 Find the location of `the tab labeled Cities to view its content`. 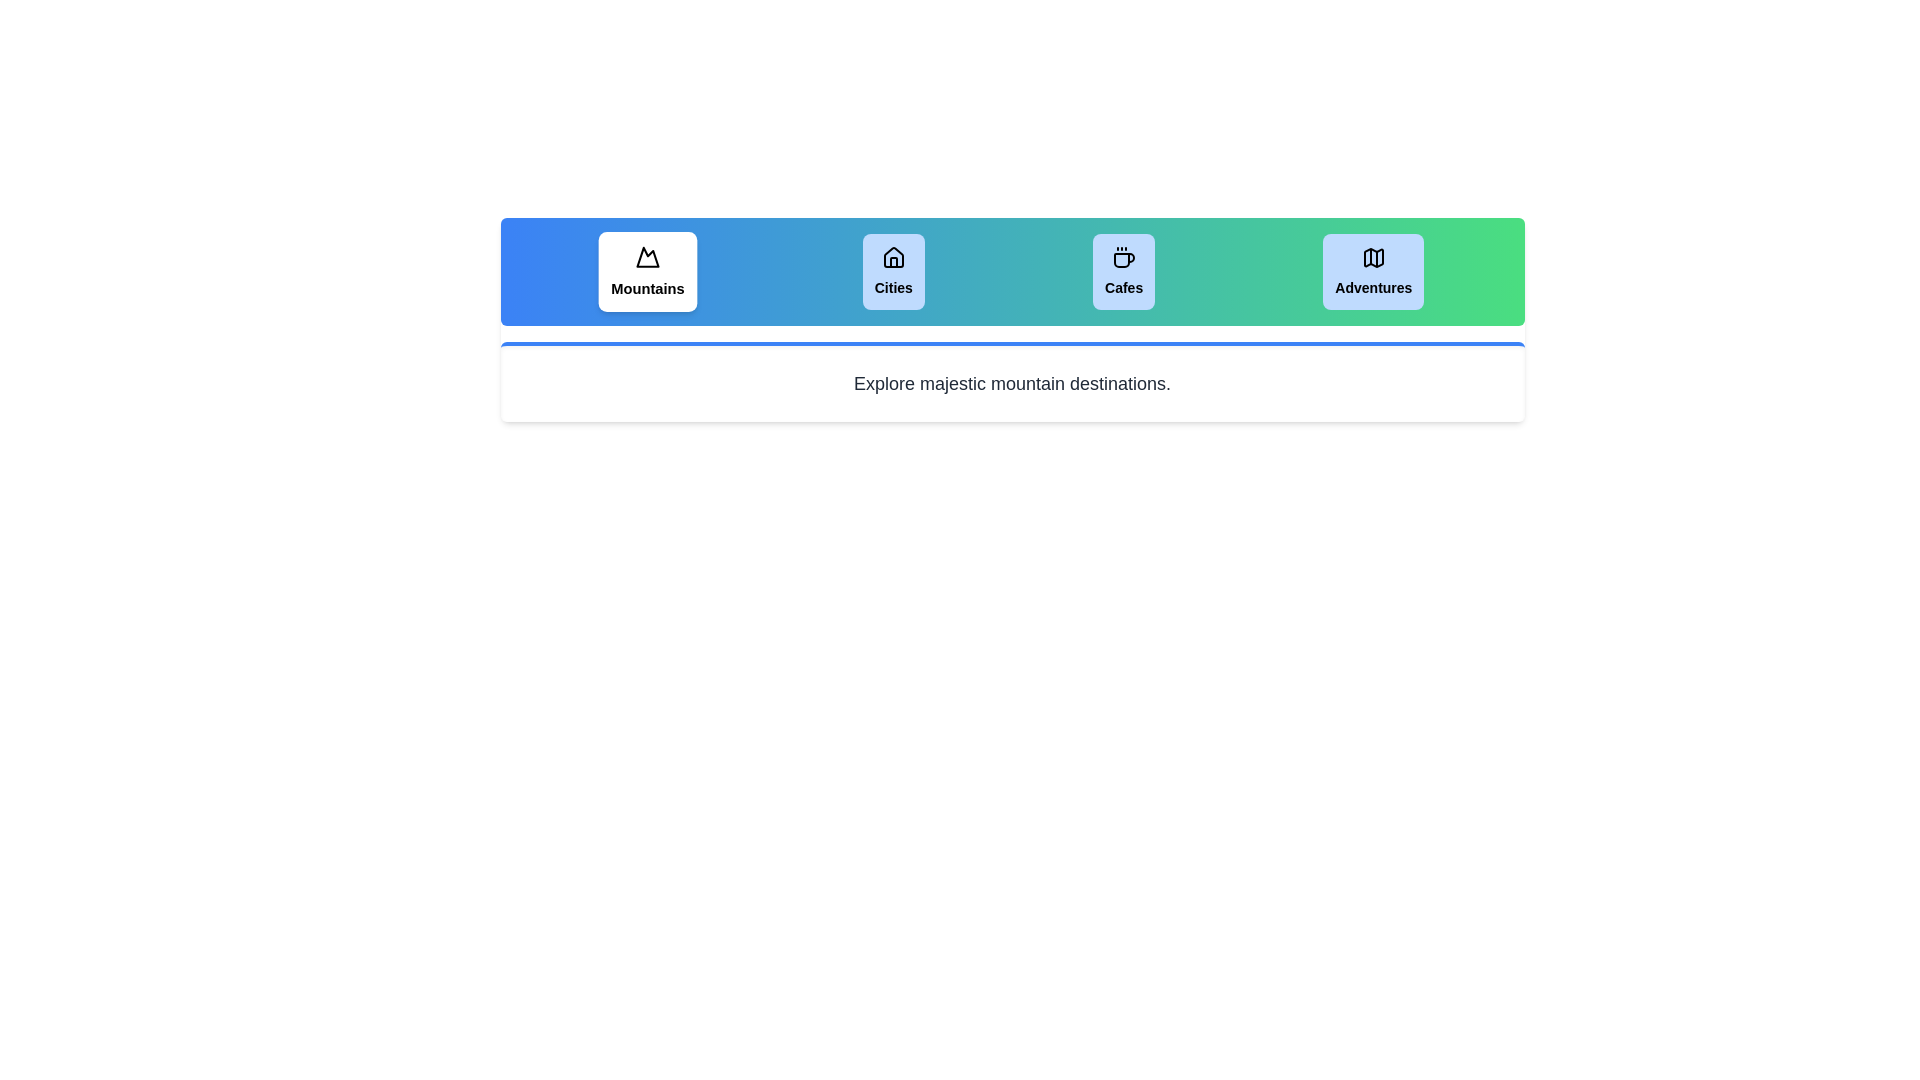

the tab labeled Cities to view its content is located at coordinates (892, 272).